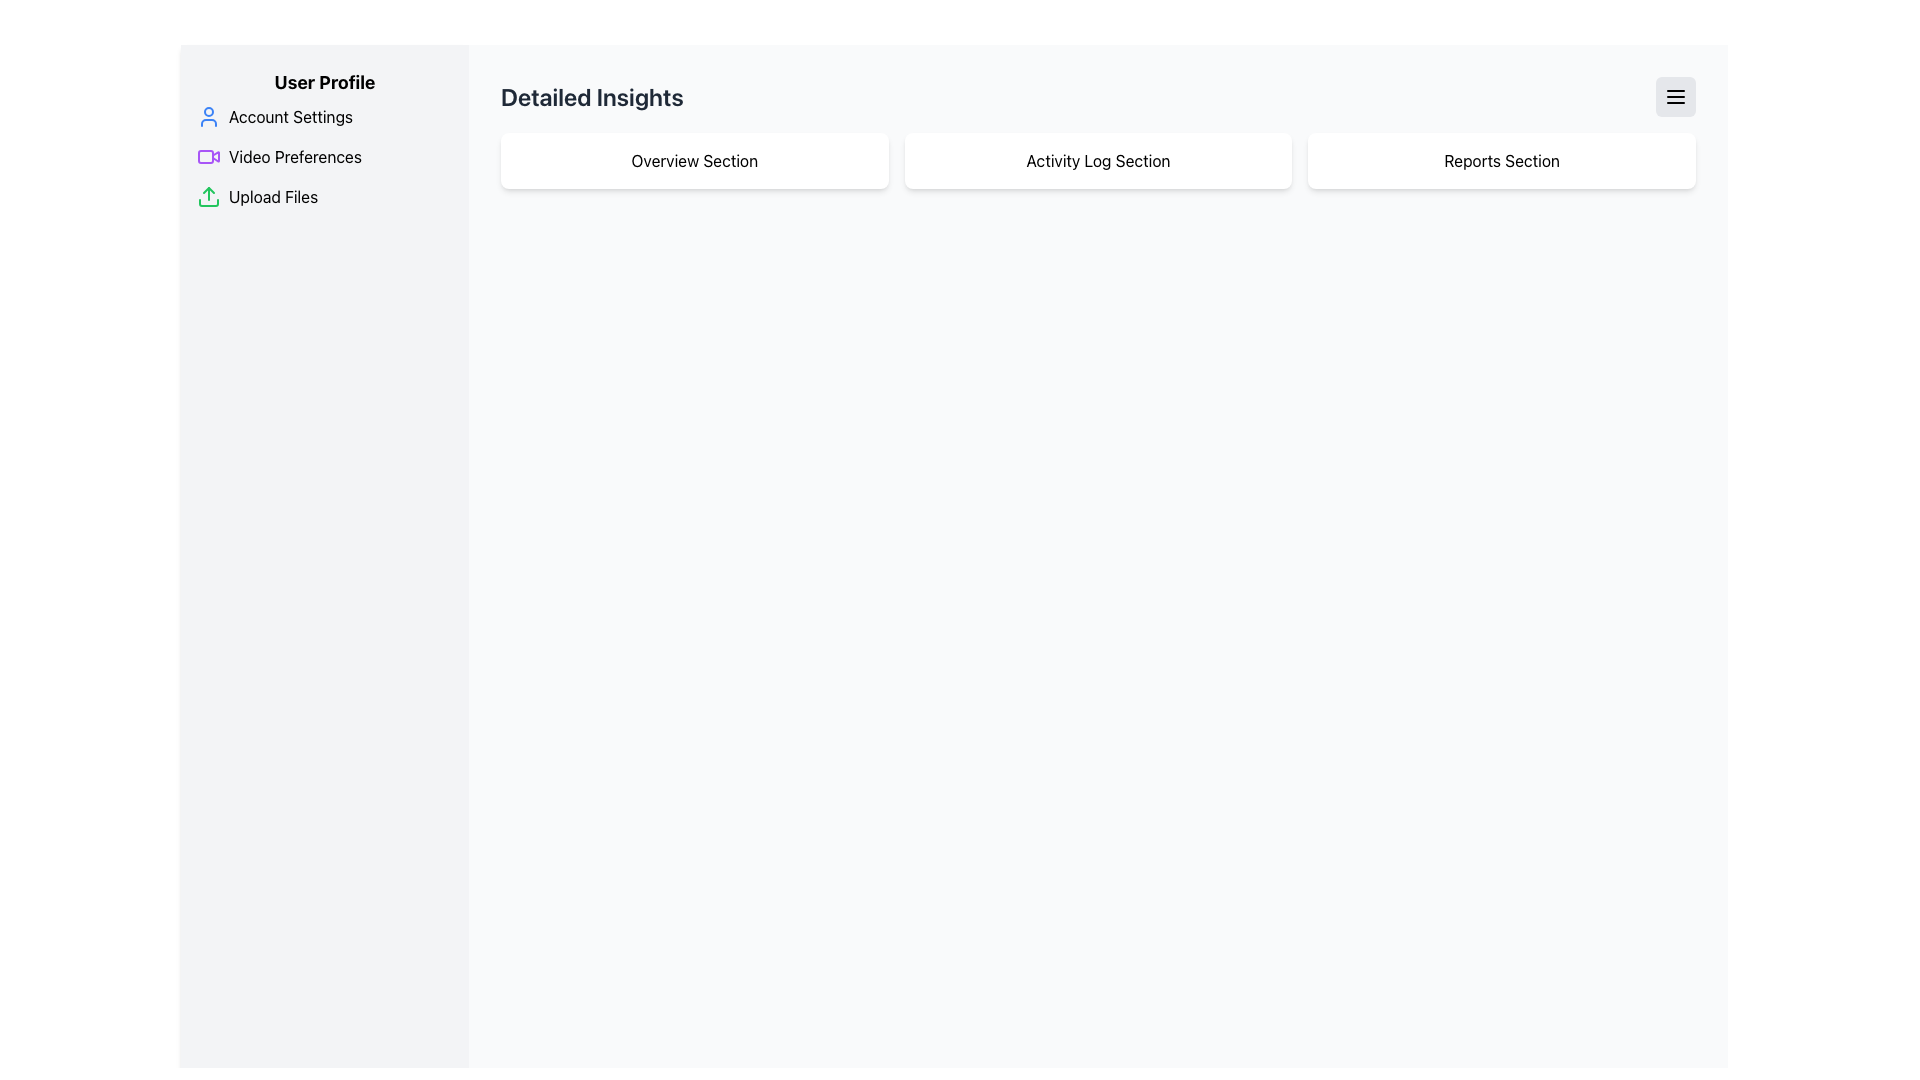 The image size is (1920, 1080). I want to click on the 'Reports' card, which is the third card in a row of three sections, located at the top-center-right of the interface, so click(1502, 160).